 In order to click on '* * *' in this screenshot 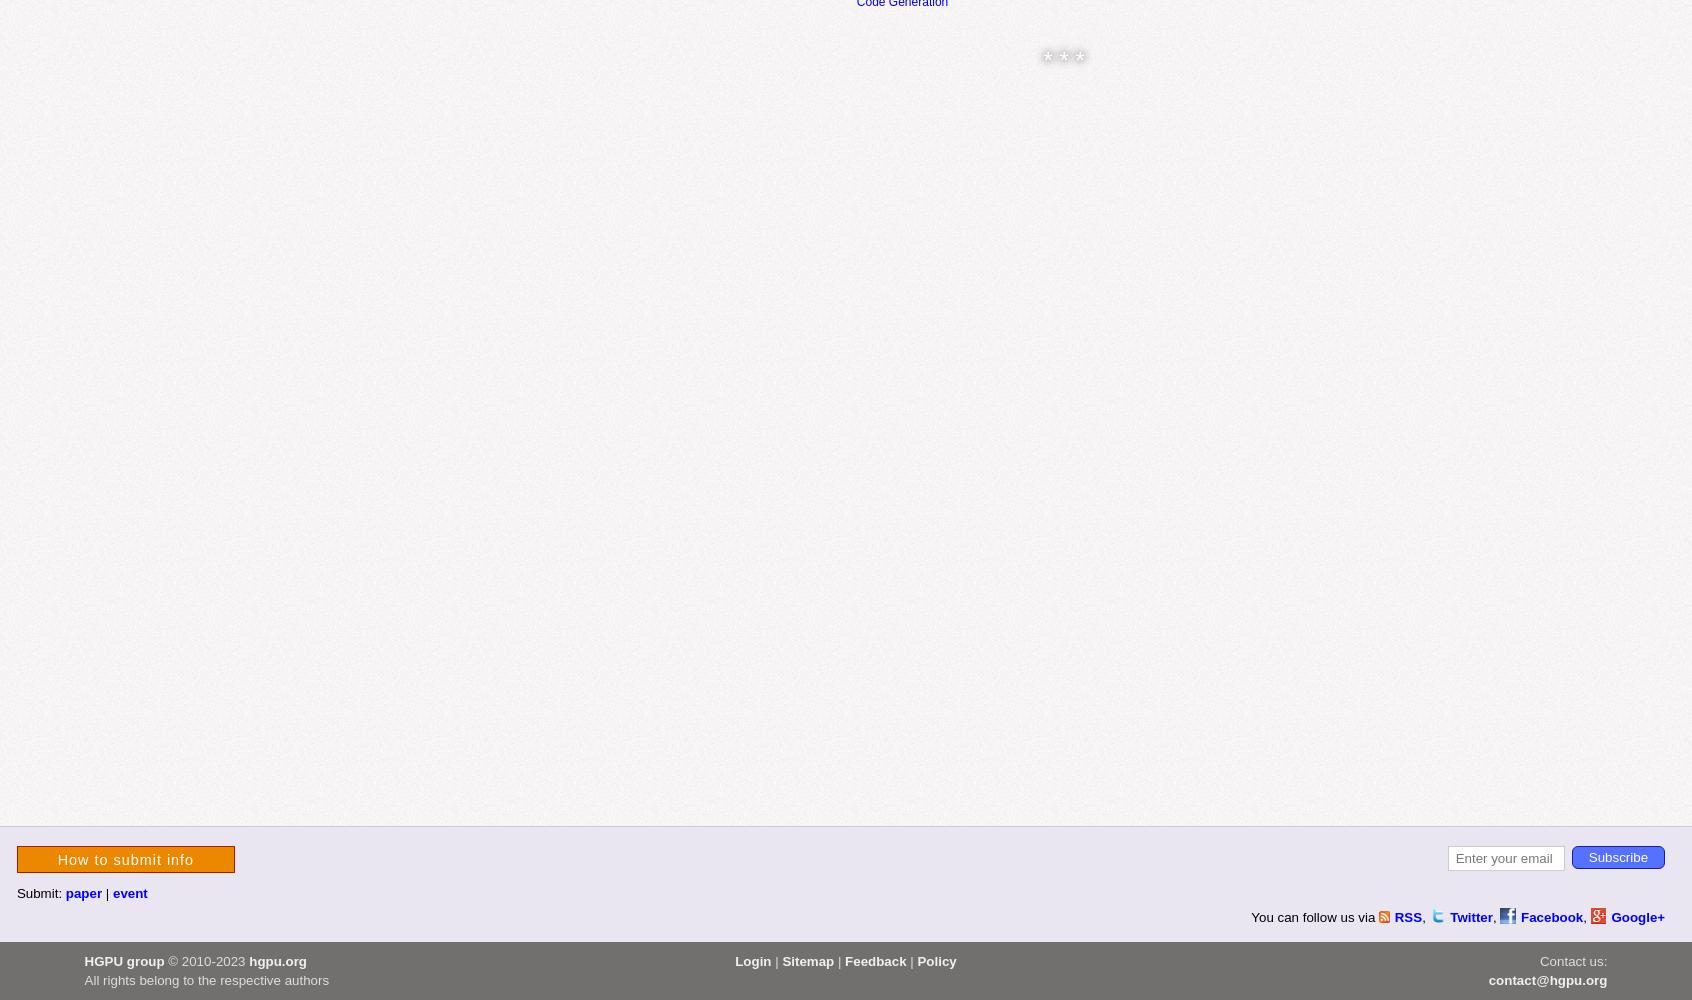, I will do `click(1063, 60)`.